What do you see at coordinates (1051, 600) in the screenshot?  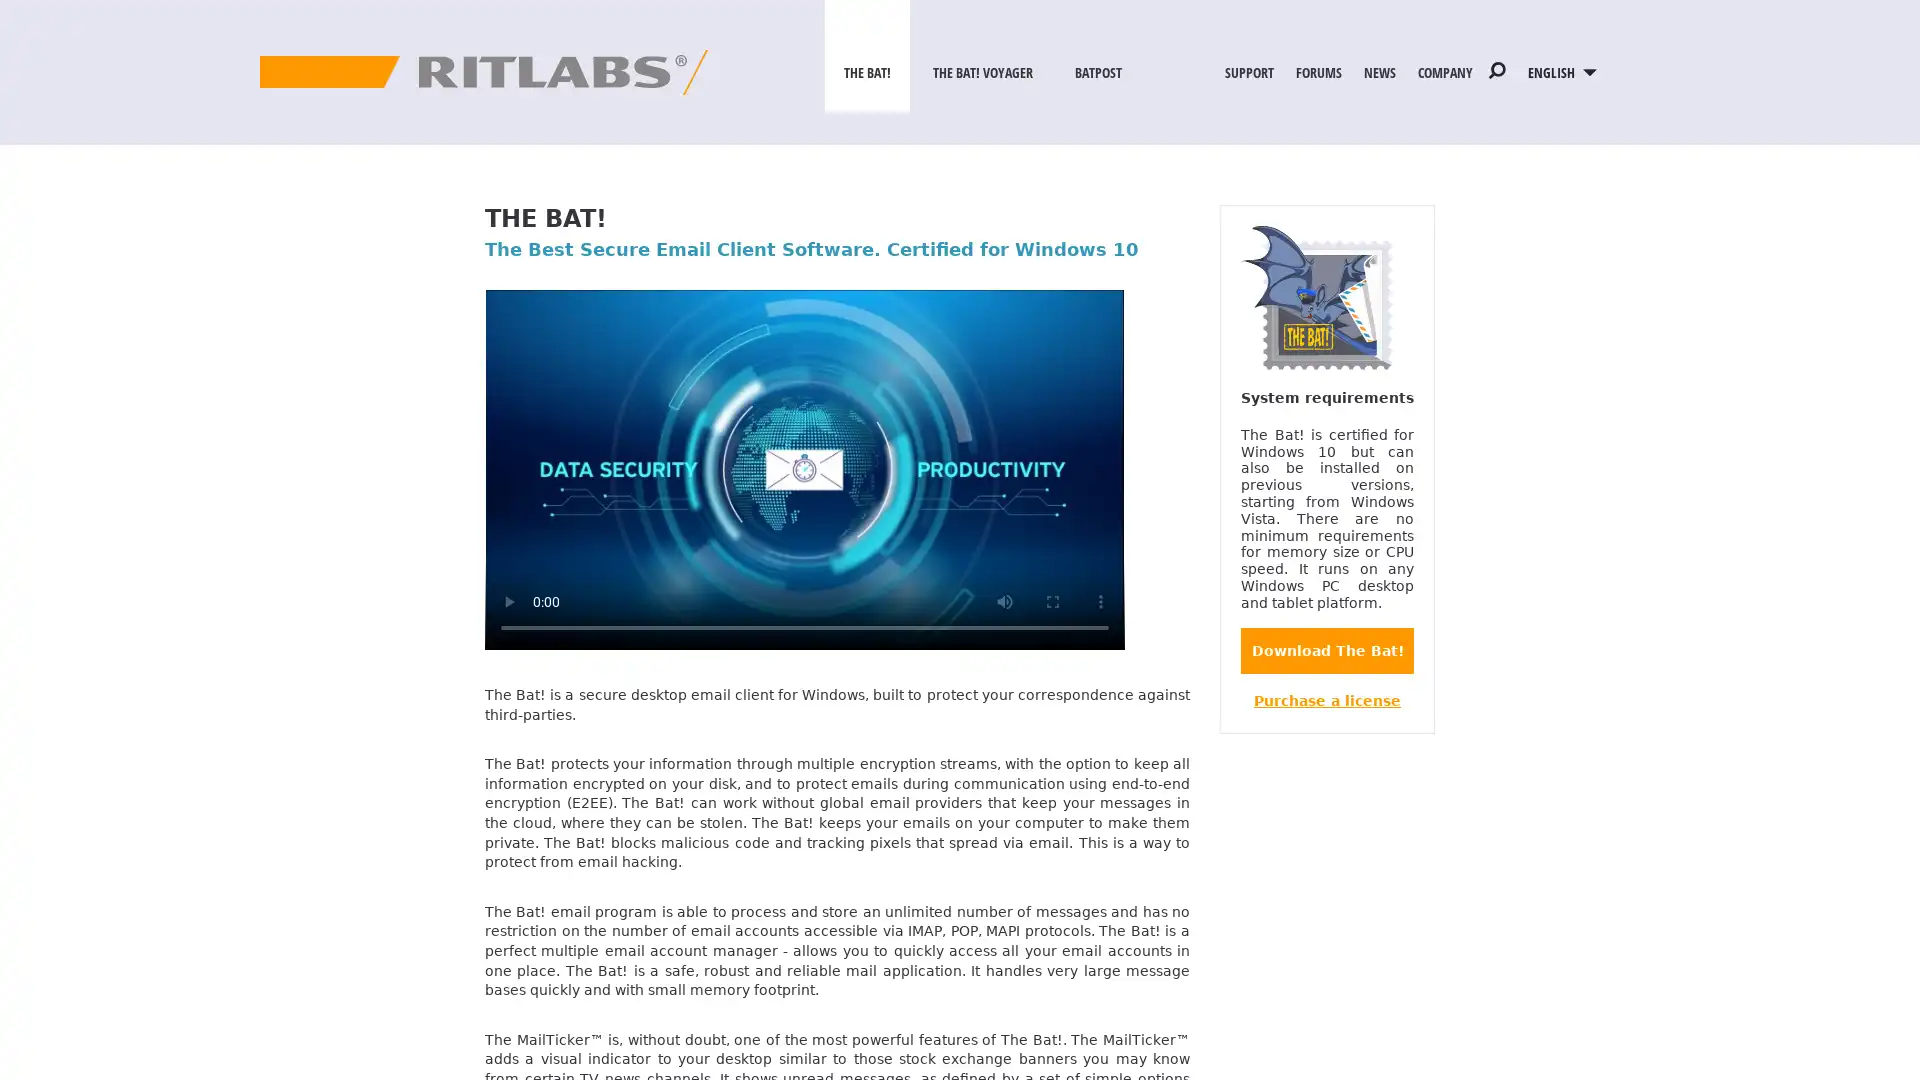 I see `enter full screen` at bounding box center [1051, 600].